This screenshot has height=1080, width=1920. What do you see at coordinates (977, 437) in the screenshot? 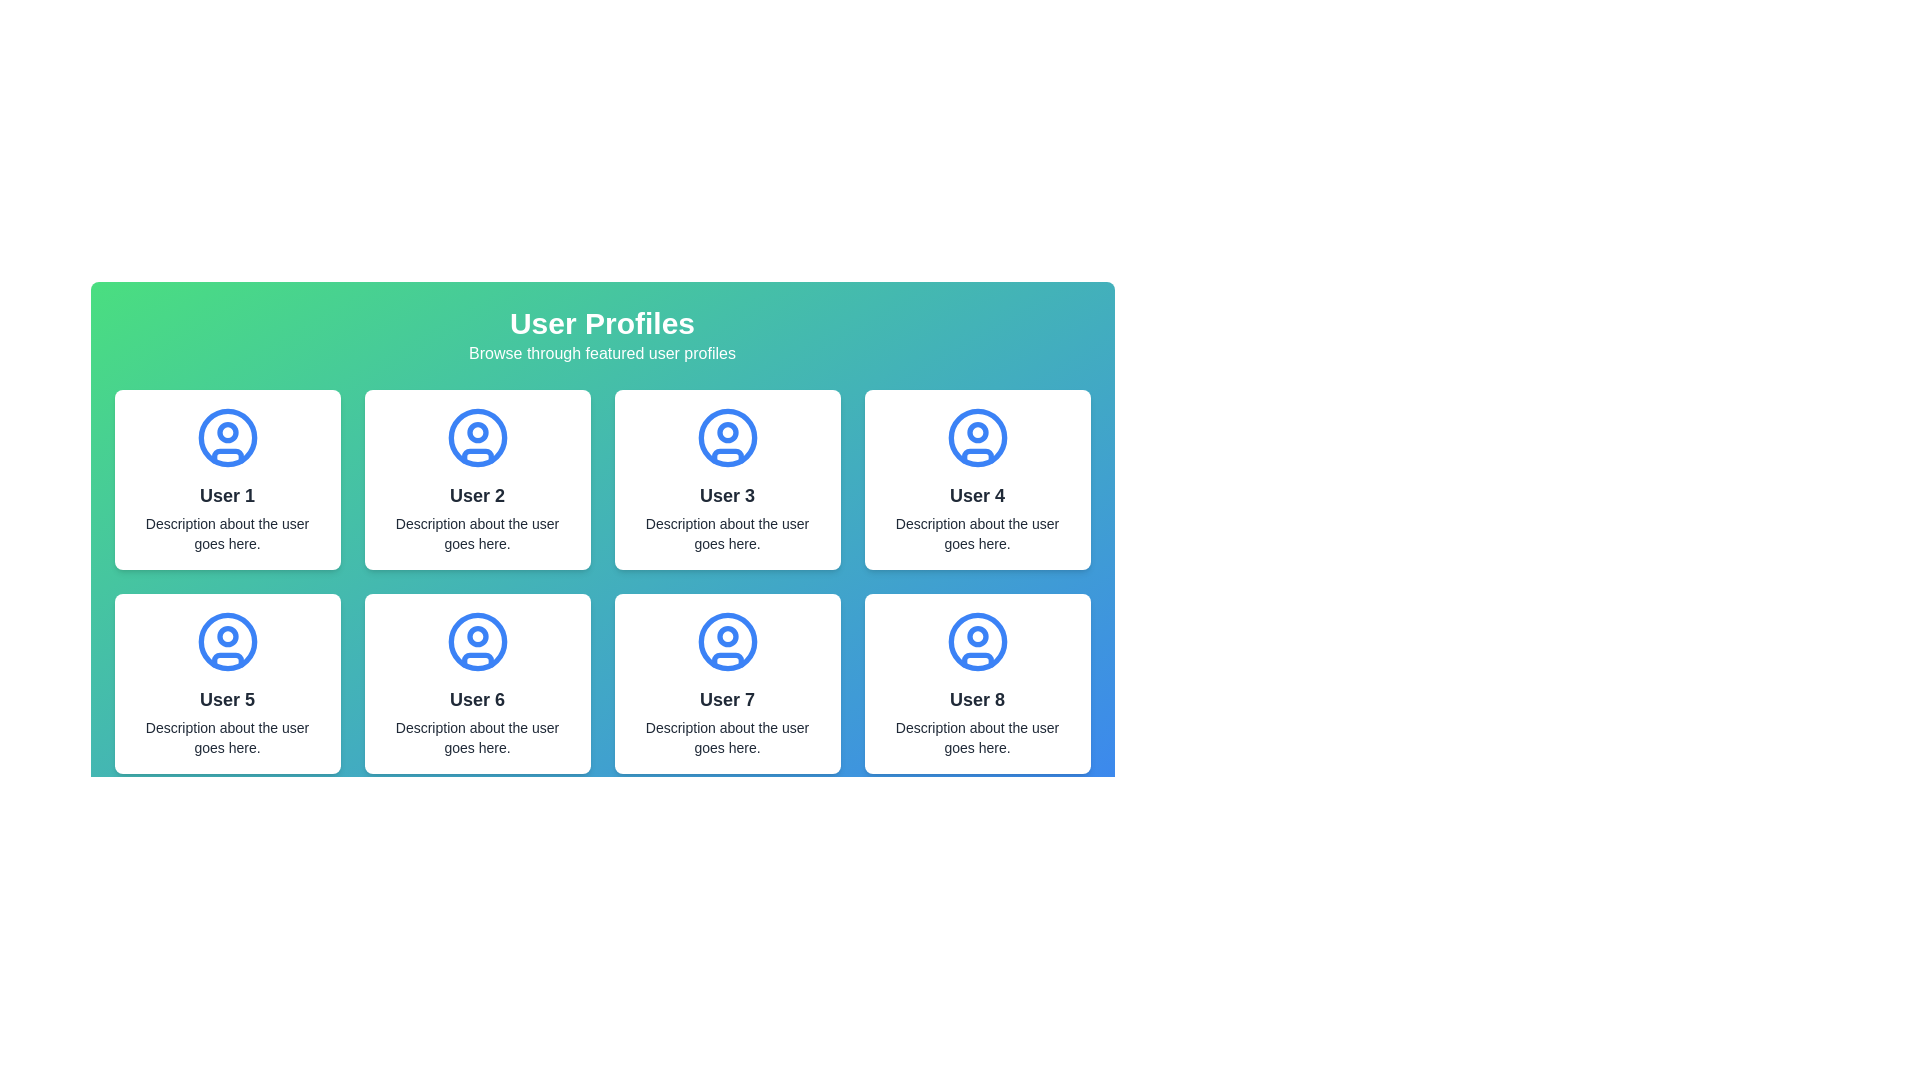
I see `the blue and white circular graphic component of the 'User 4' profile card located in the top-right corner of the profiles grid` at bounding box center [977, 437].